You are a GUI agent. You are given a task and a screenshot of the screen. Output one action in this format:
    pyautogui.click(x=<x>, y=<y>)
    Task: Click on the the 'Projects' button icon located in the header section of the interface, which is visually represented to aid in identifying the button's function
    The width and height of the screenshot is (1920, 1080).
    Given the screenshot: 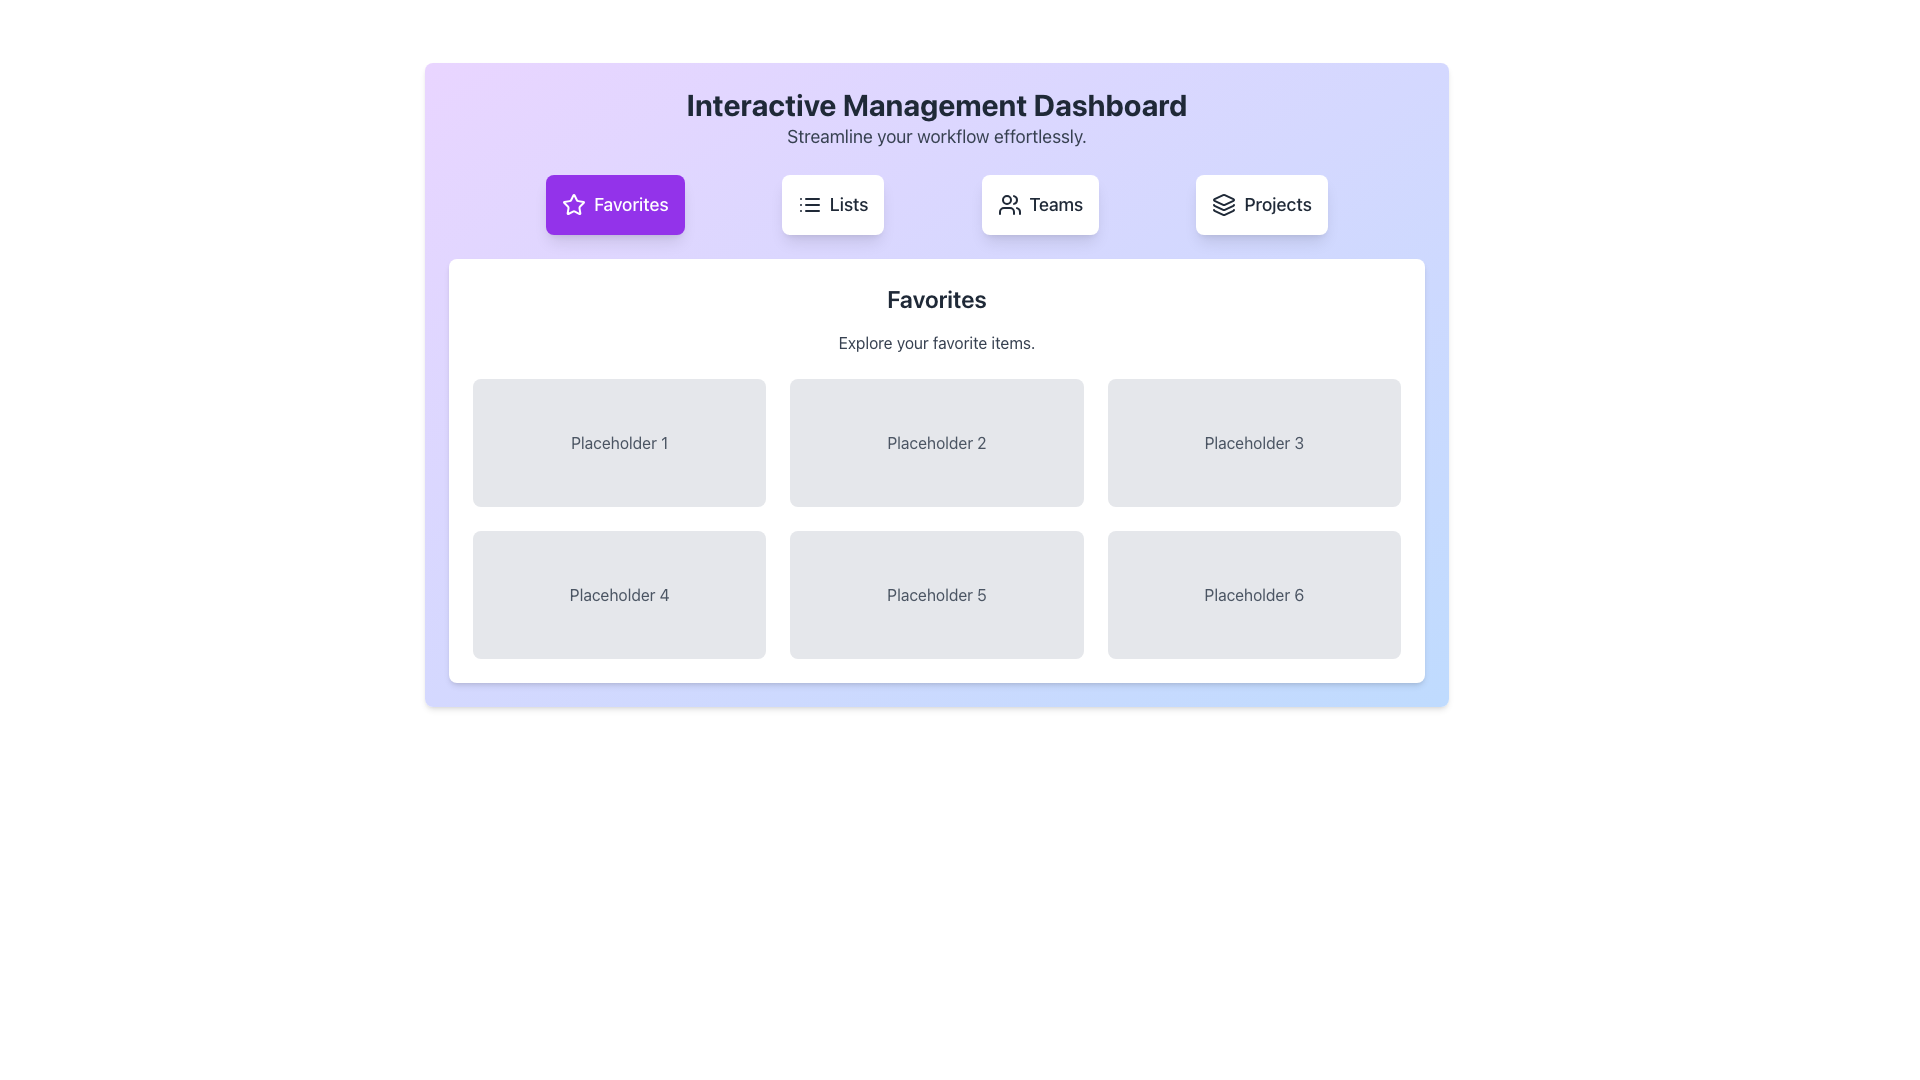 What is the action you would take?
    pyautogui.click(x=1223, y=204)
    